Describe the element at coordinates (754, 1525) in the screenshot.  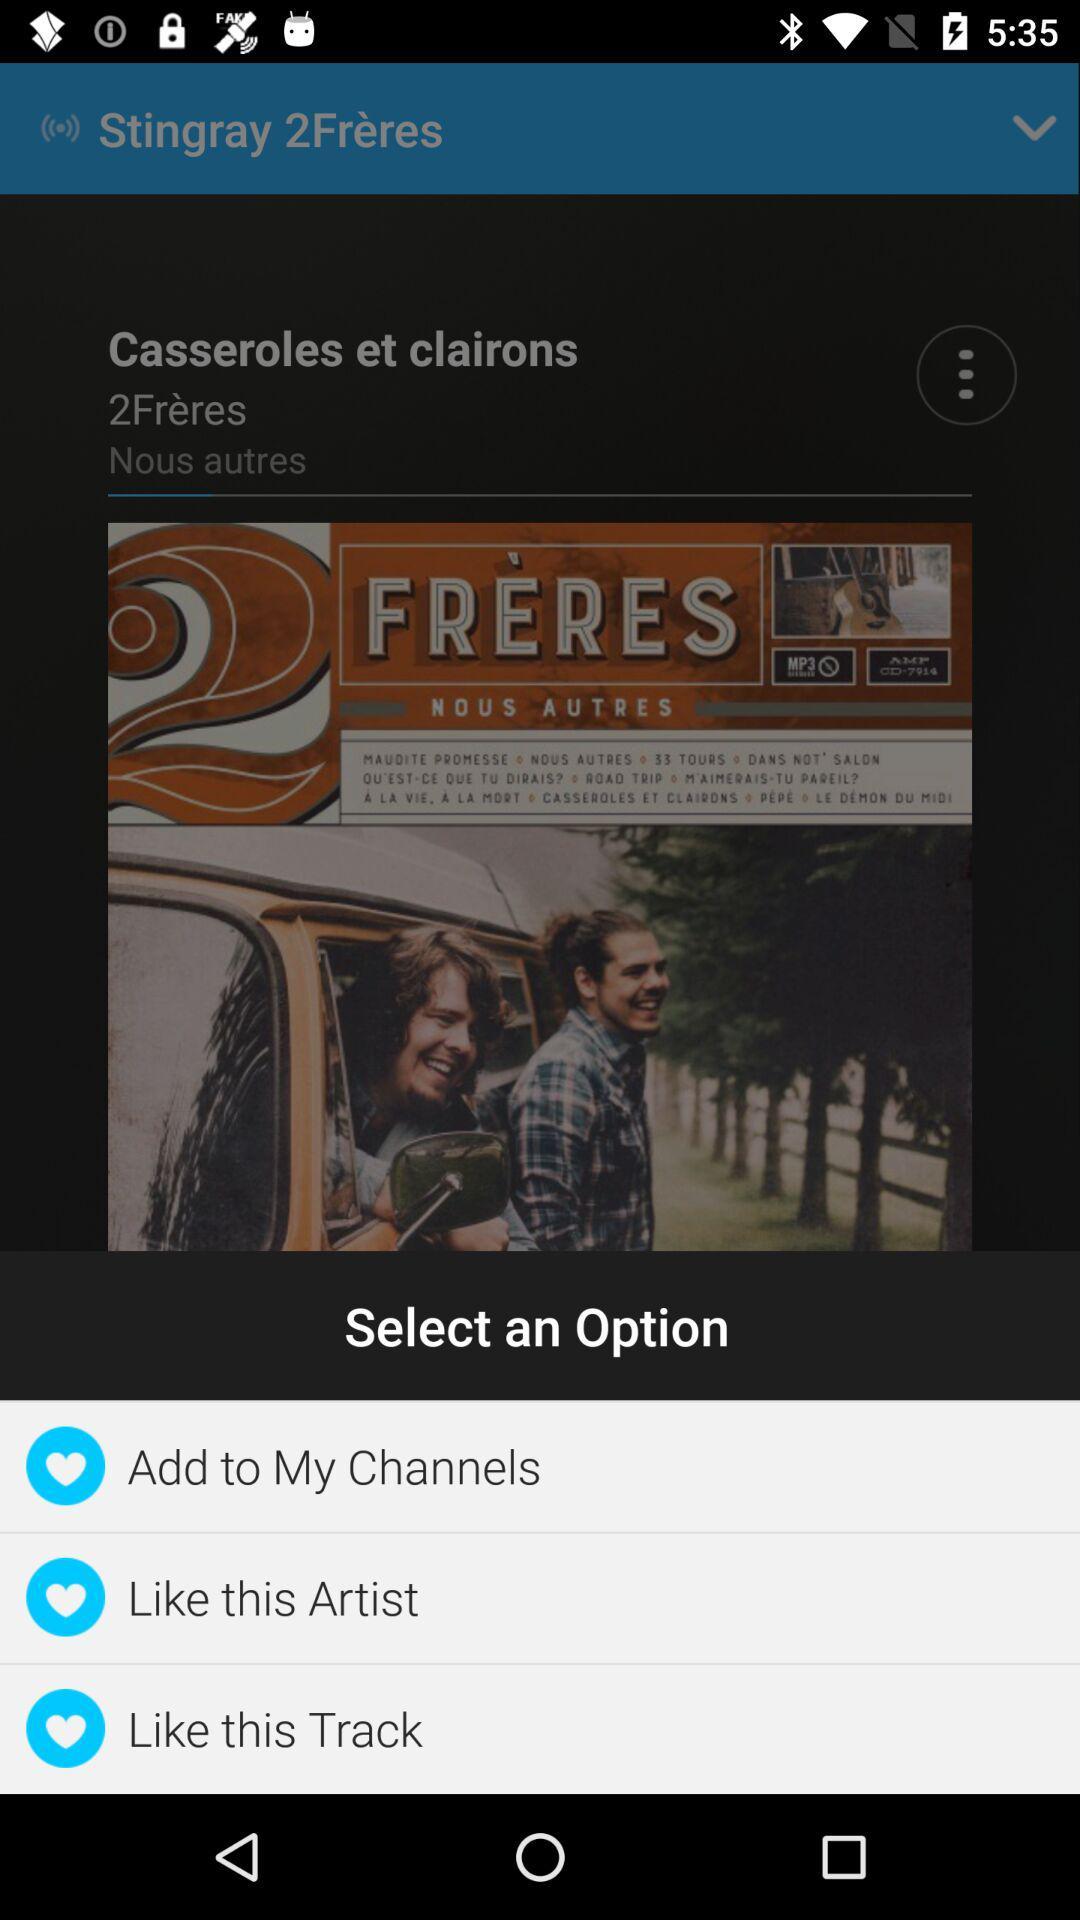
I see `the minus icon` at that location.